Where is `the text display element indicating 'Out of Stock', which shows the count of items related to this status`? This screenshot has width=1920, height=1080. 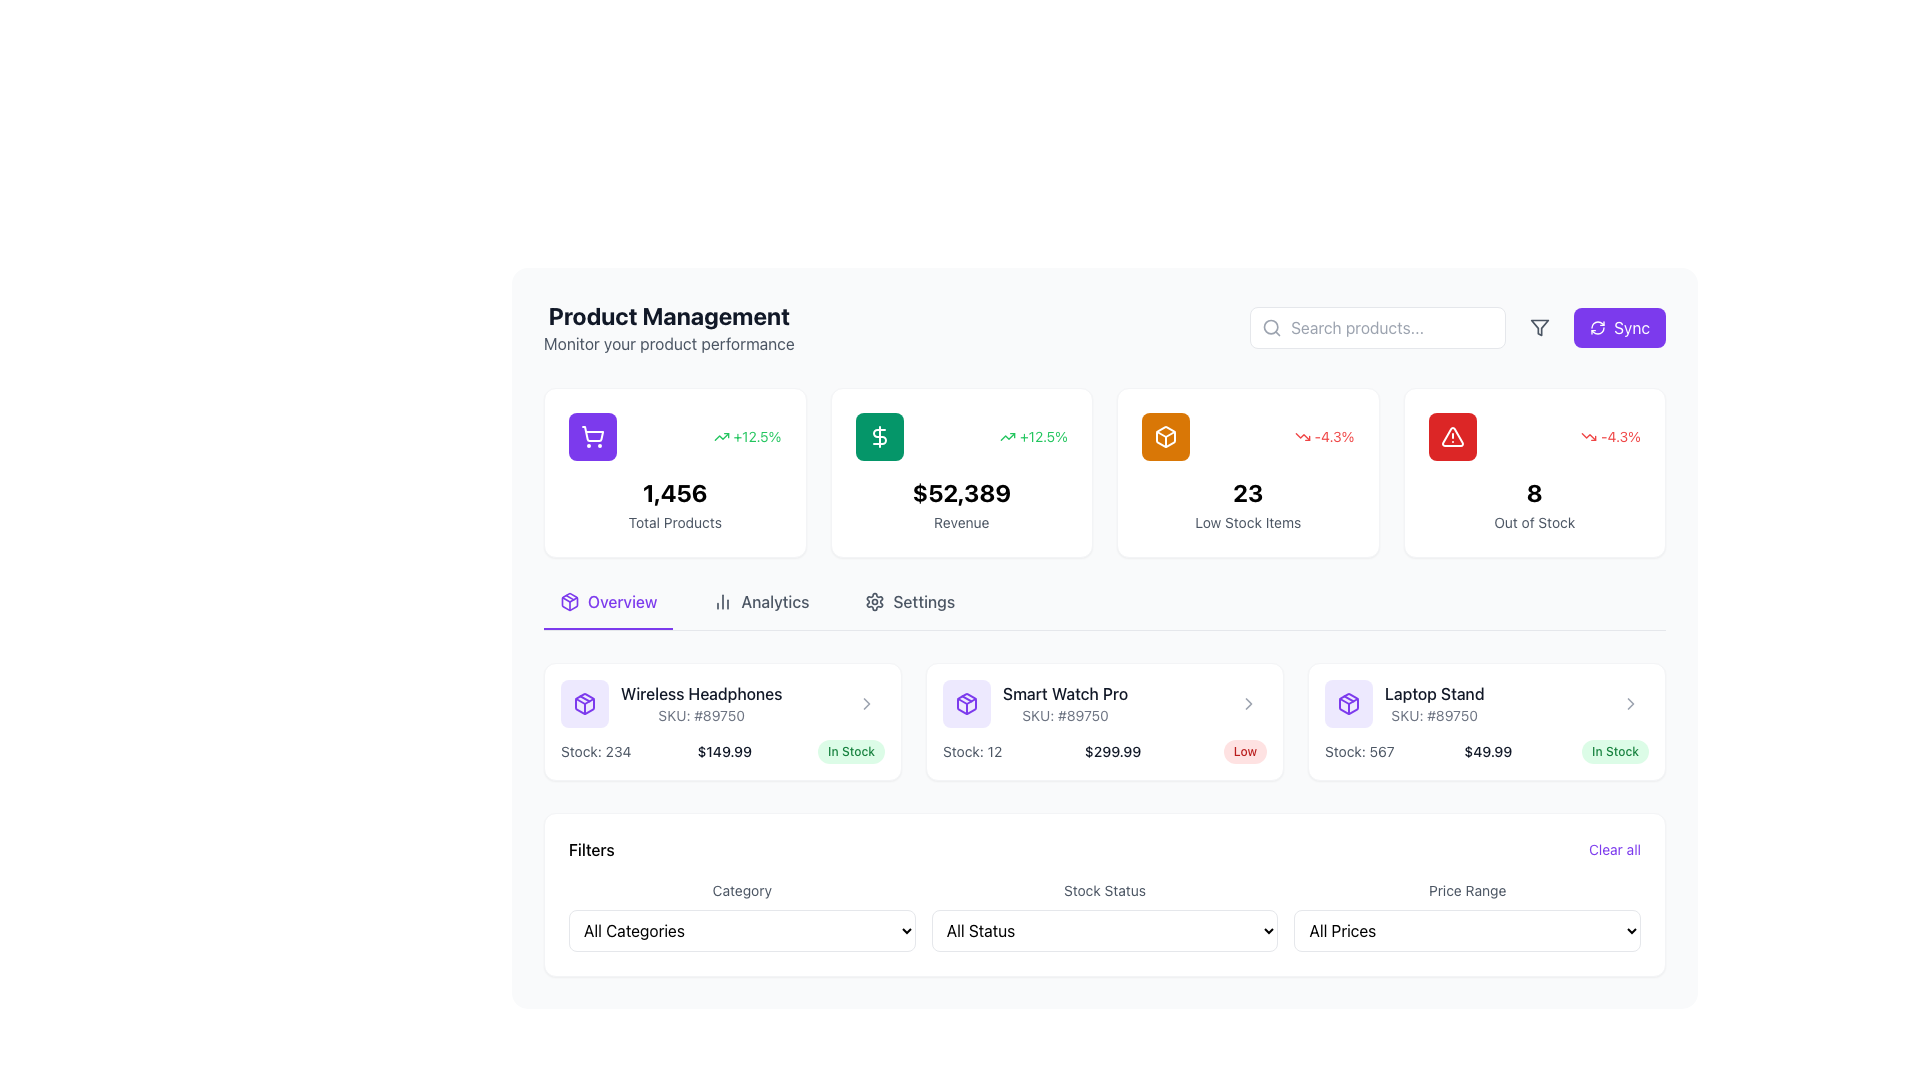 the text display element indicating 'Out of Stock', which shows the count of items related to this status is located at coordinates (1533, 493).